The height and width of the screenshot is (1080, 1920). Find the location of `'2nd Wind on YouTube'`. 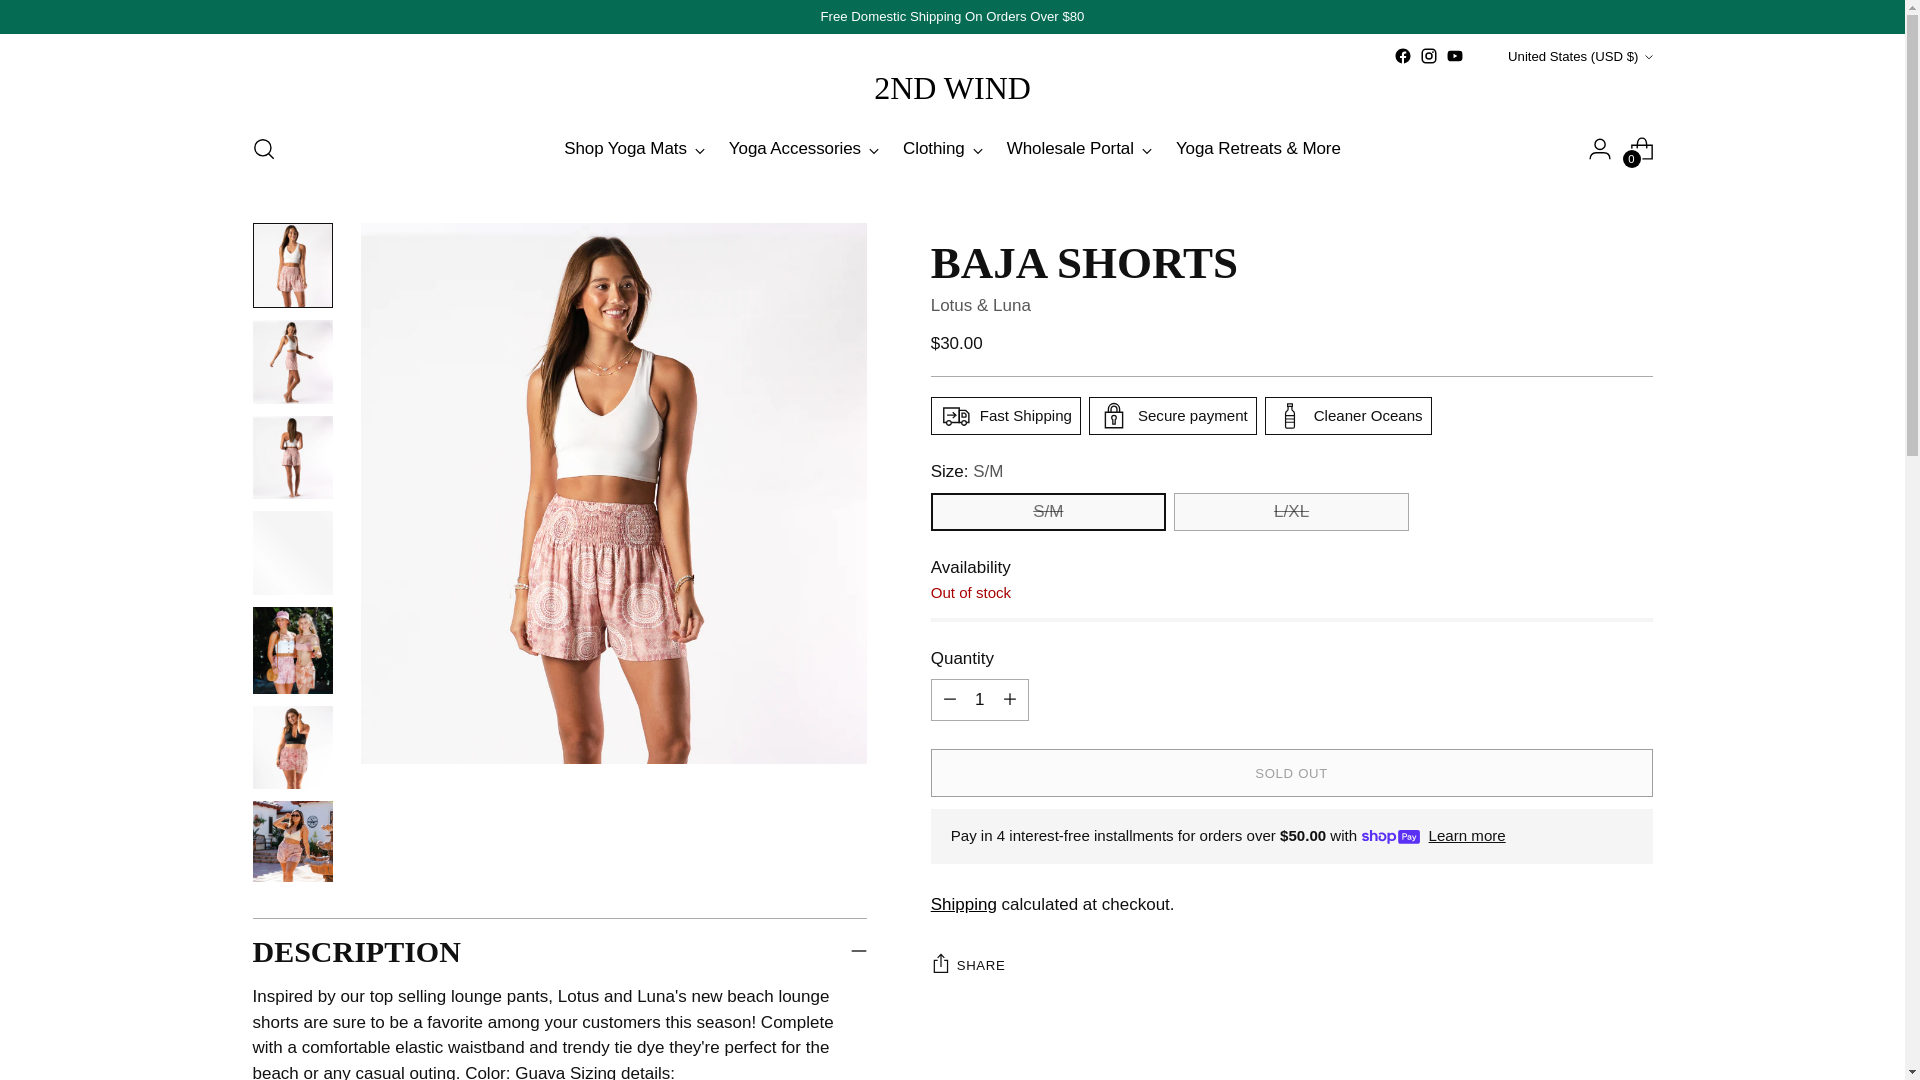

'2nd Wind on YouTube' is located at coordinates (1454, 55).